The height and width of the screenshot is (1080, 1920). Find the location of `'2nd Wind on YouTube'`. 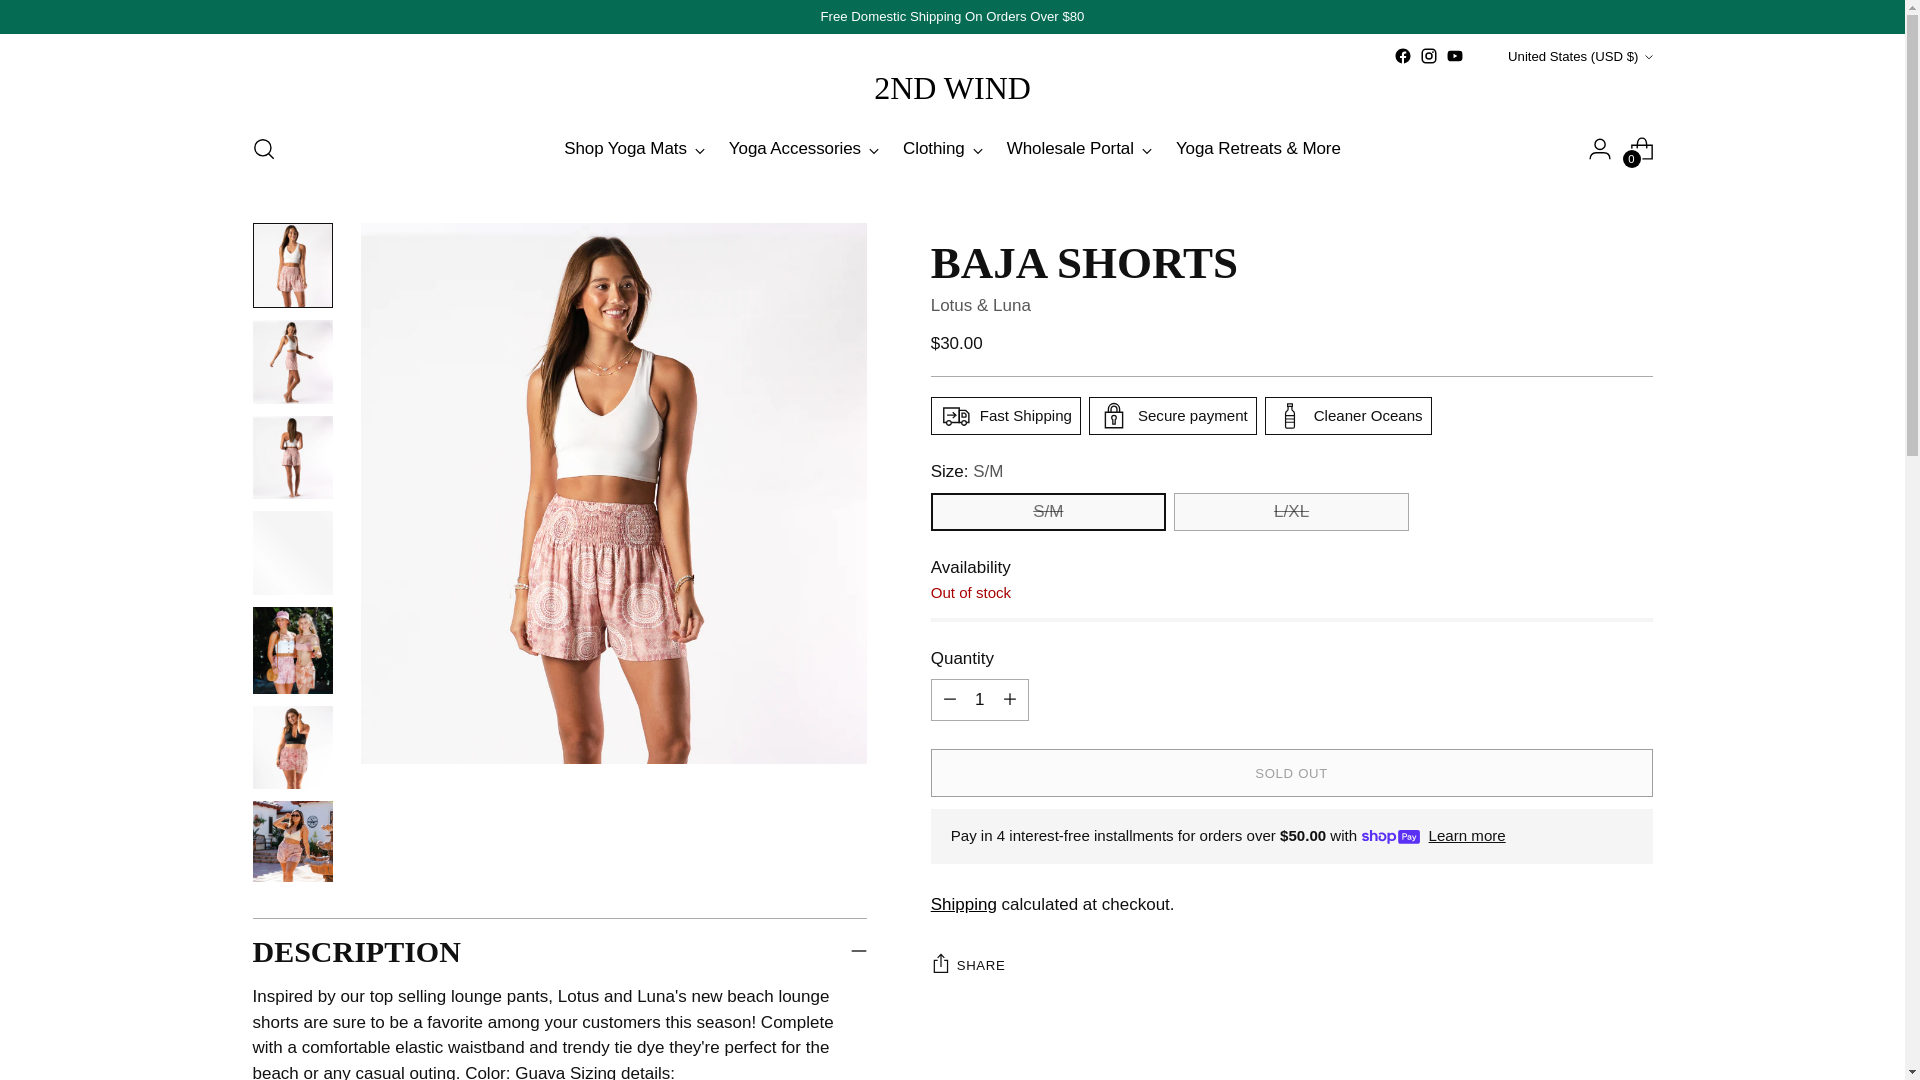

'2nd Wind on YouTube' is located at coordinates (1454, 55).